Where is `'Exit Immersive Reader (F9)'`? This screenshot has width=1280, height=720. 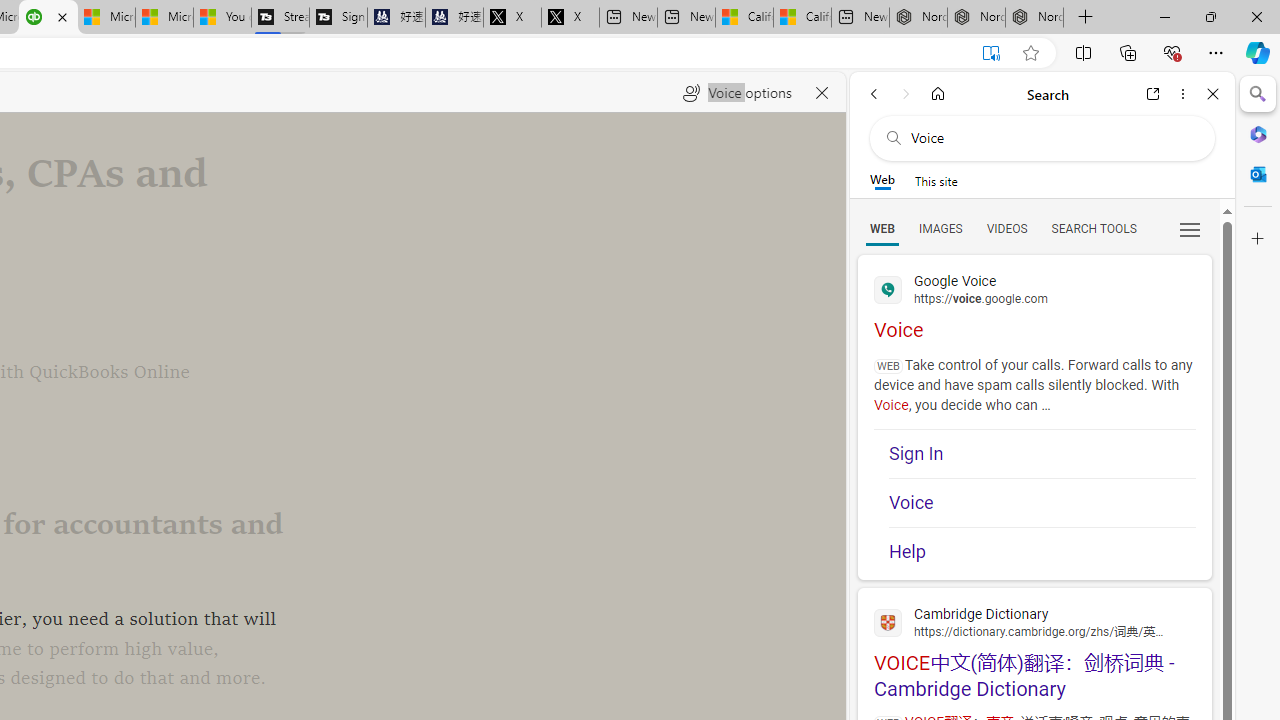 'Exit Immersive Reader (F9)' is located at coordinates (991, 52).